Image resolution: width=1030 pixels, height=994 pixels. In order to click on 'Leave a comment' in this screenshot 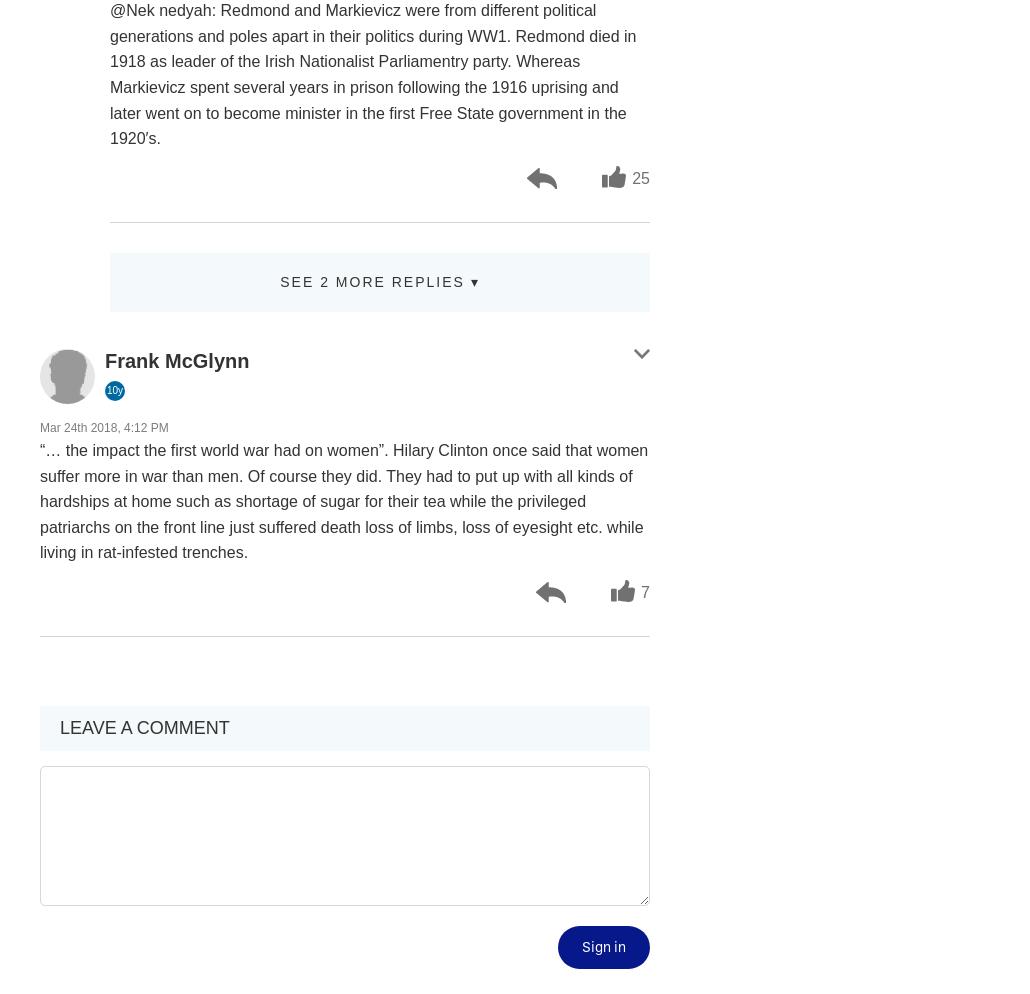, I will do `click(143, 728)`.